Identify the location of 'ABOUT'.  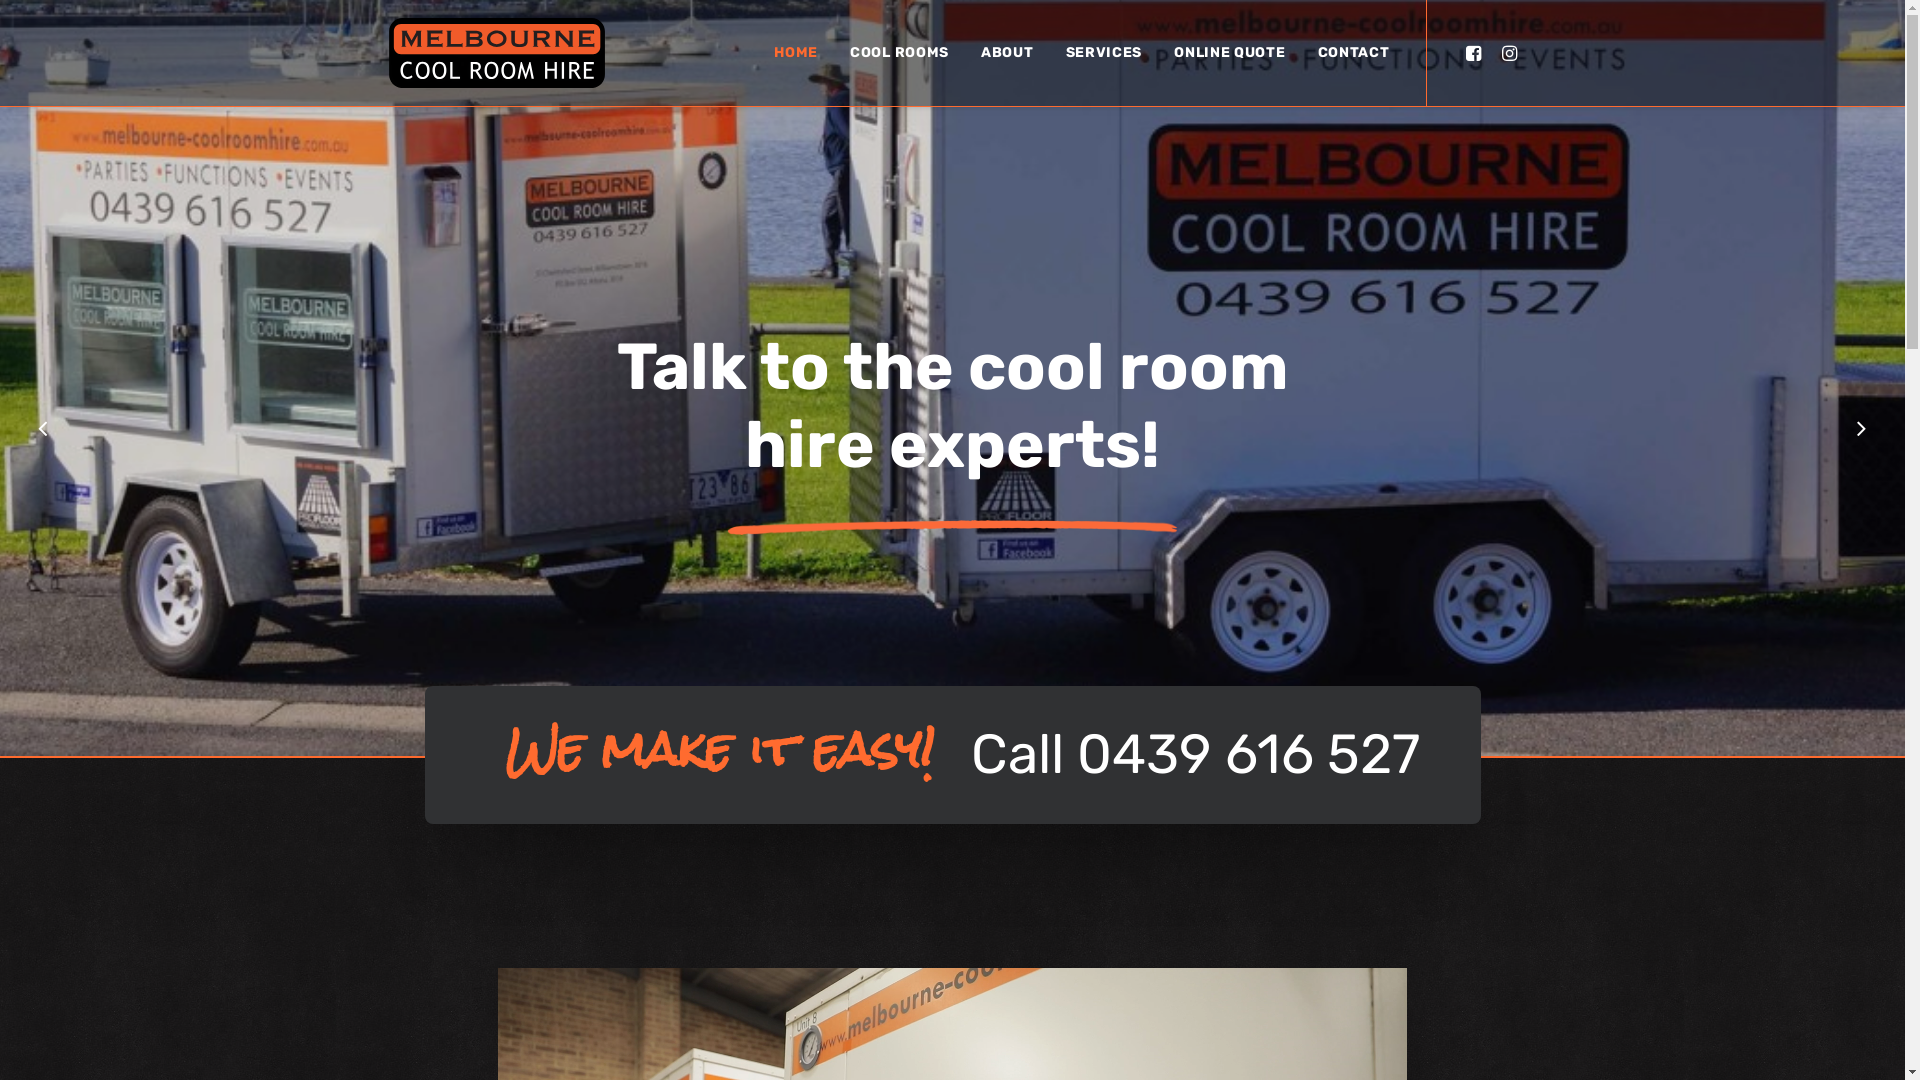
(1007, 52).